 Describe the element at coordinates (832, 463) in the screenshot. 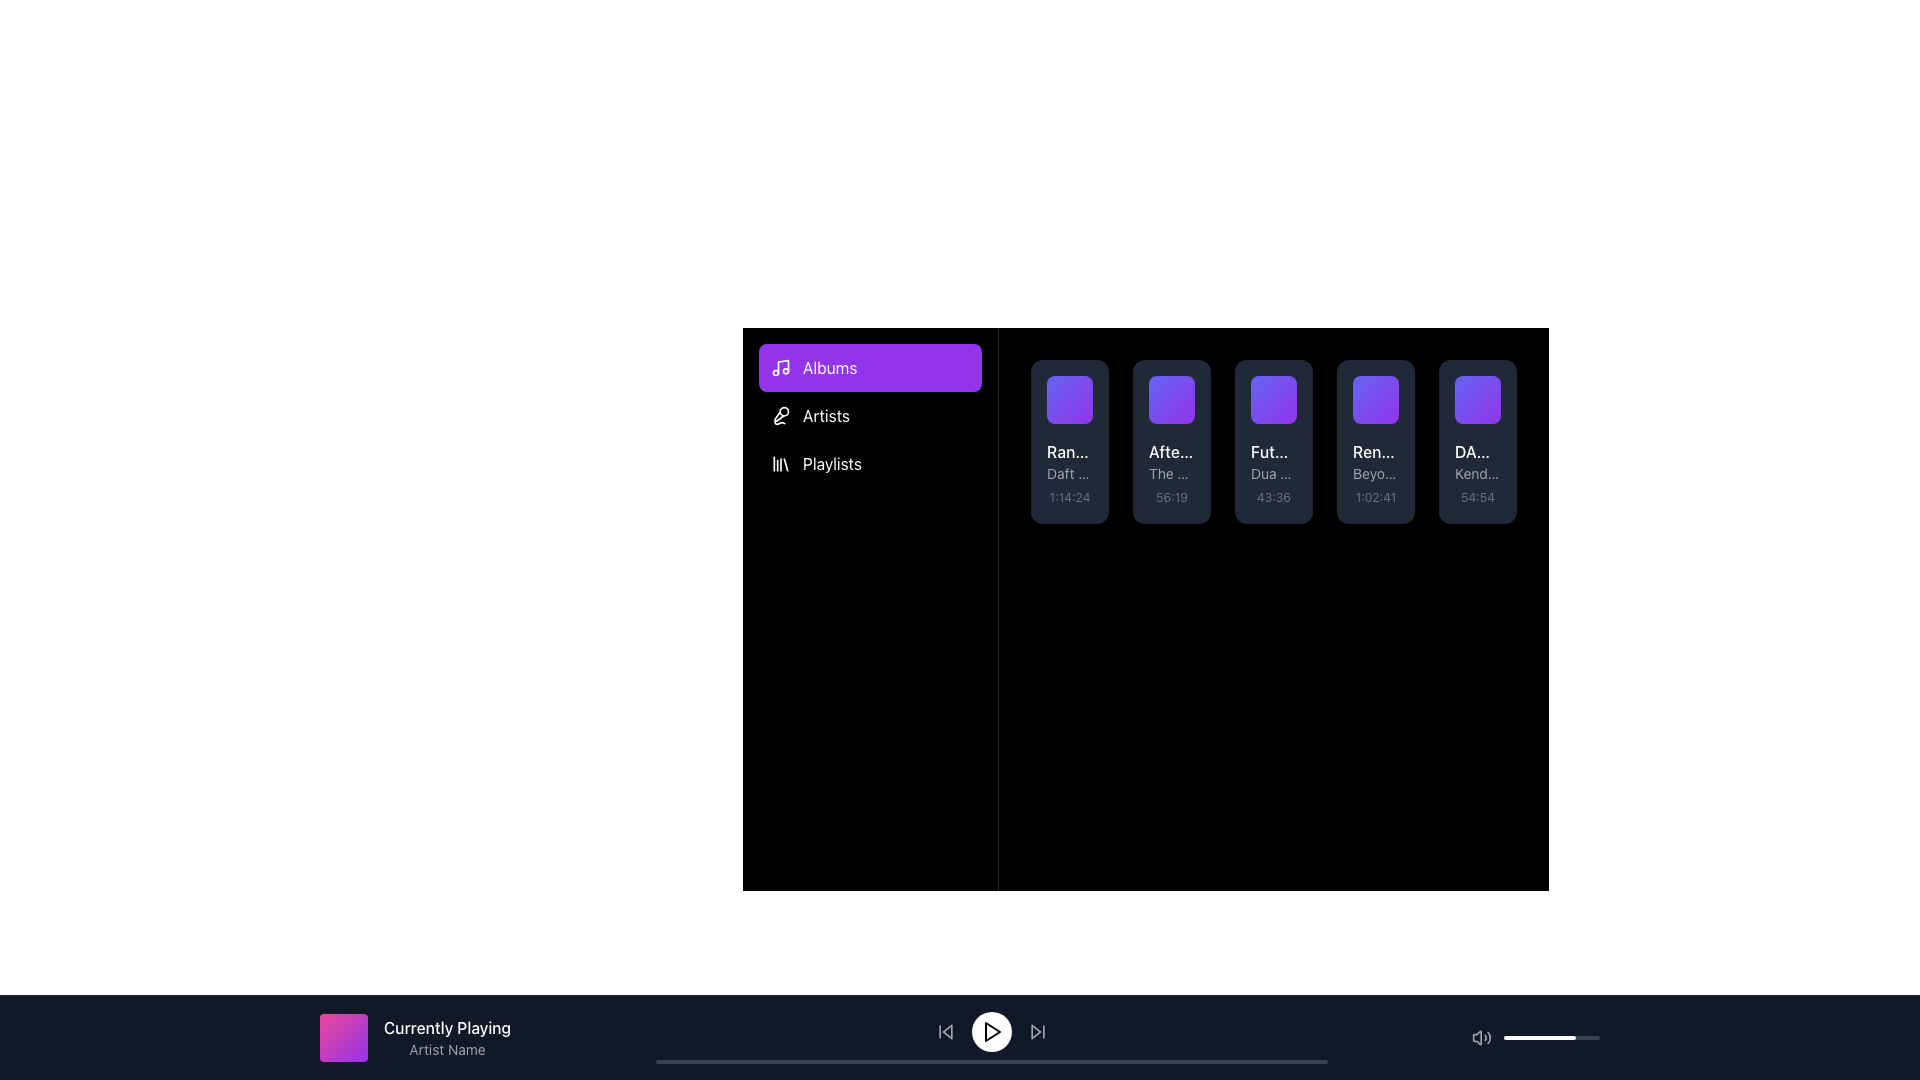

I see `the 'Playlists' text label within the navigational menu located below 'Artists'` at that location.